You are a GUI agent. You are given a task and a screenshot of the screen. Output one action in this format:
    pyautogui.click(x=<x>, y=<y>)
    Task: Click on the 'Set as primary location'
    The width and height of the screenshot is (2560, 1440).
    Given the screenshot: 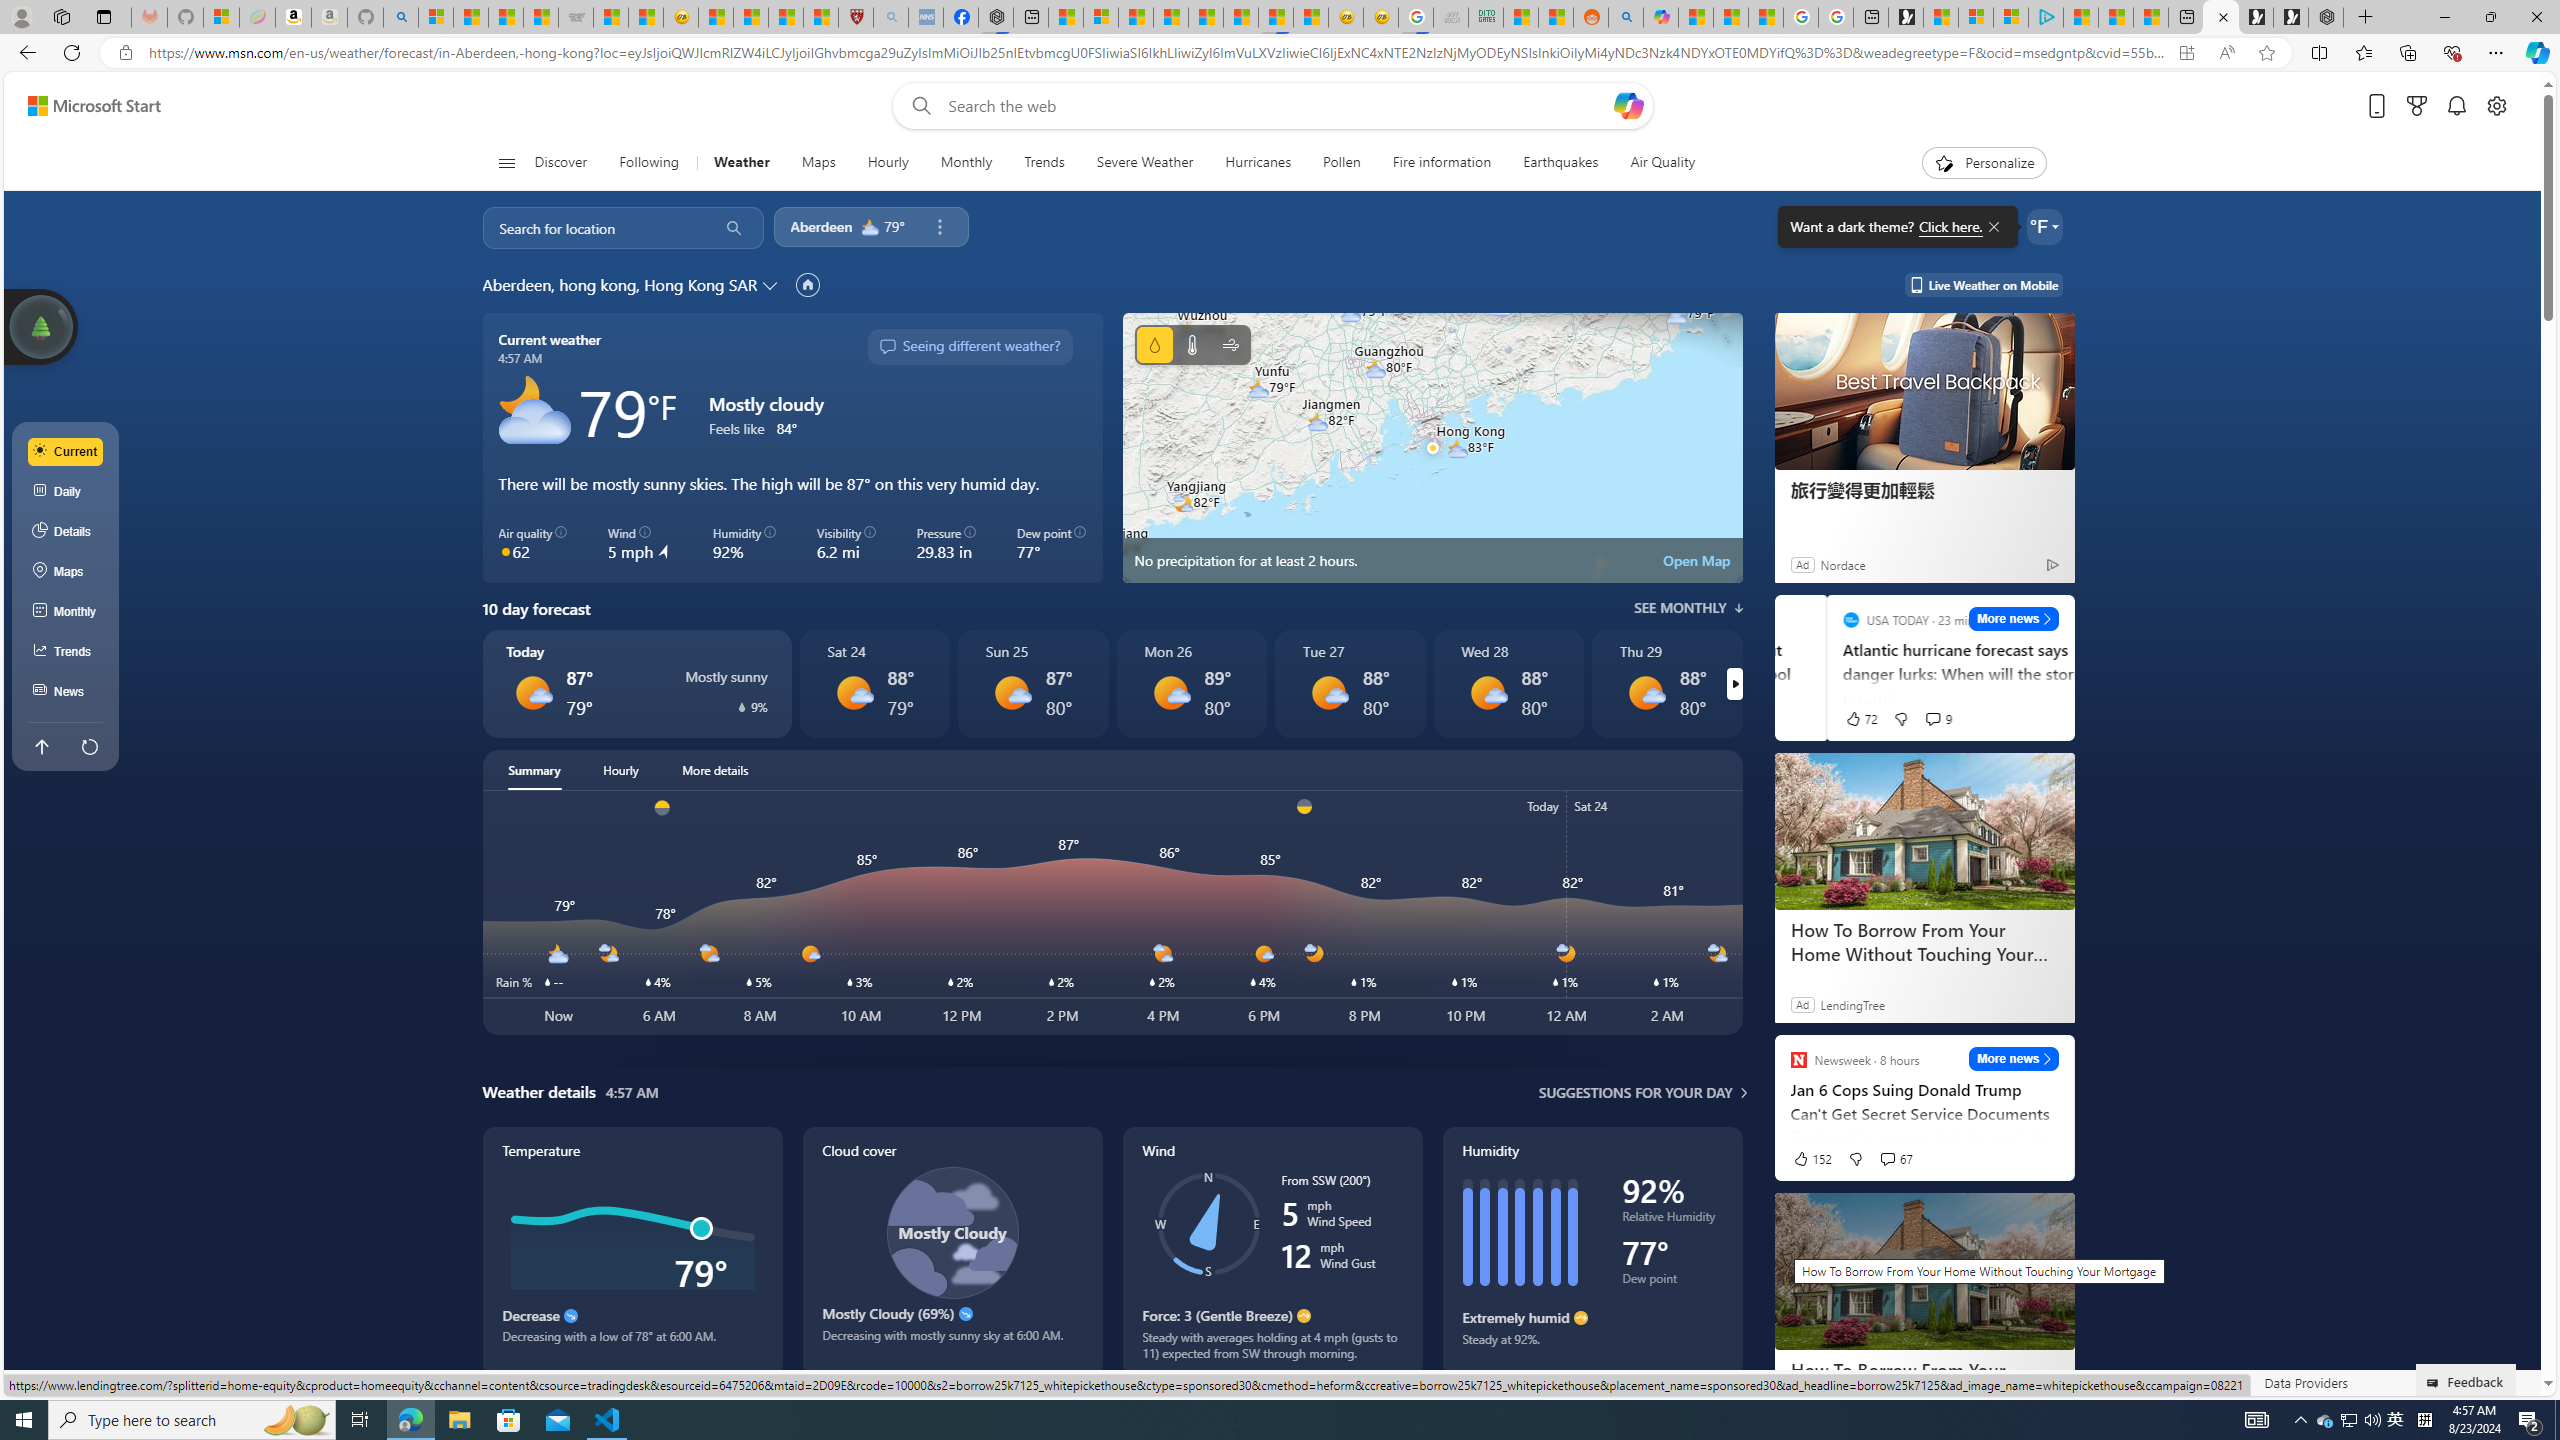 What is the action you would take?
    pyautogui.click(x=807, y=284)
    